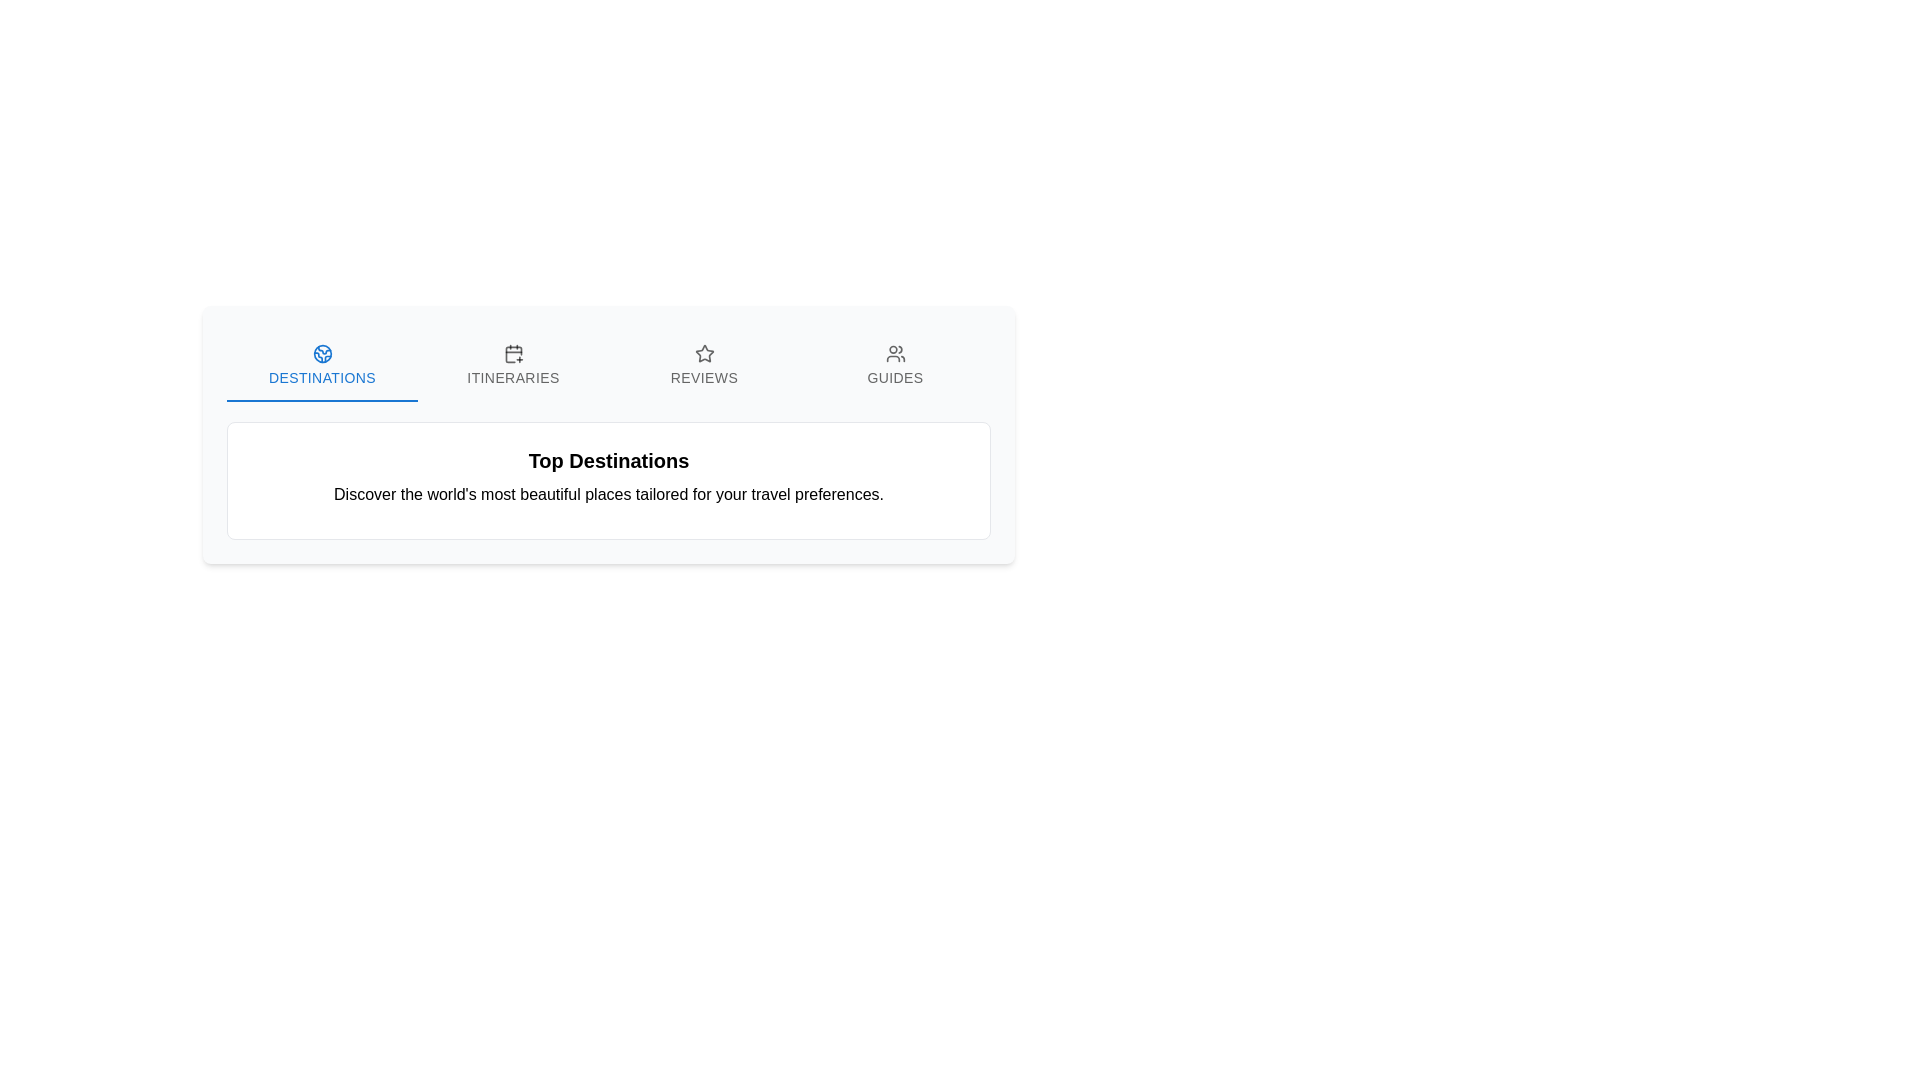 This screenshot has height=1080, width=1920. What do you see at coordinates (894, 353) in the screenshot?
I see `the icon representing a group of people located in the 'Guides' tab at the far right of the navigation tabs above the label 'Guides'` at bounding box center [894, 353].